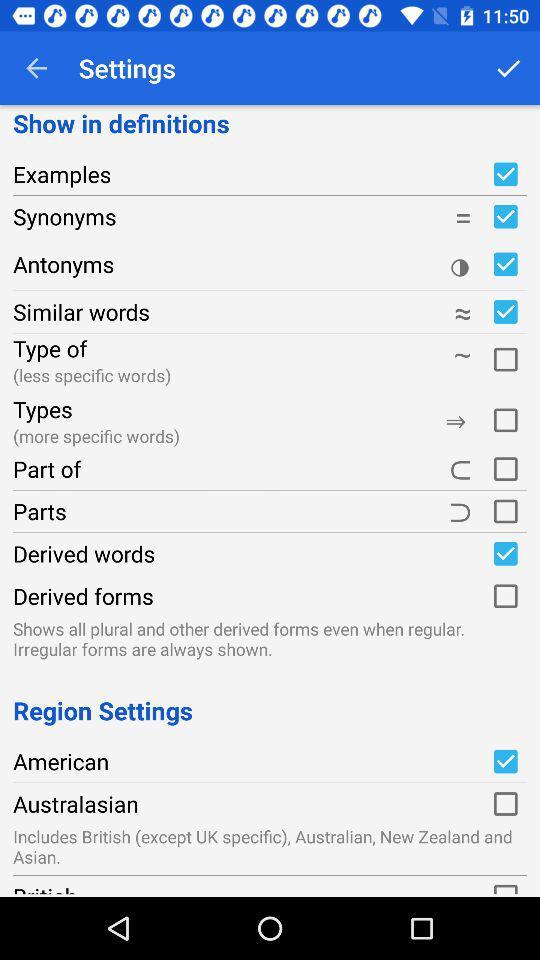 The height and width of the screenshot is (960, 540). What do you see at coordinates (508, 68) in the screenshot?
I see `item next to the show in definitions` at bounding box center [508, 68].